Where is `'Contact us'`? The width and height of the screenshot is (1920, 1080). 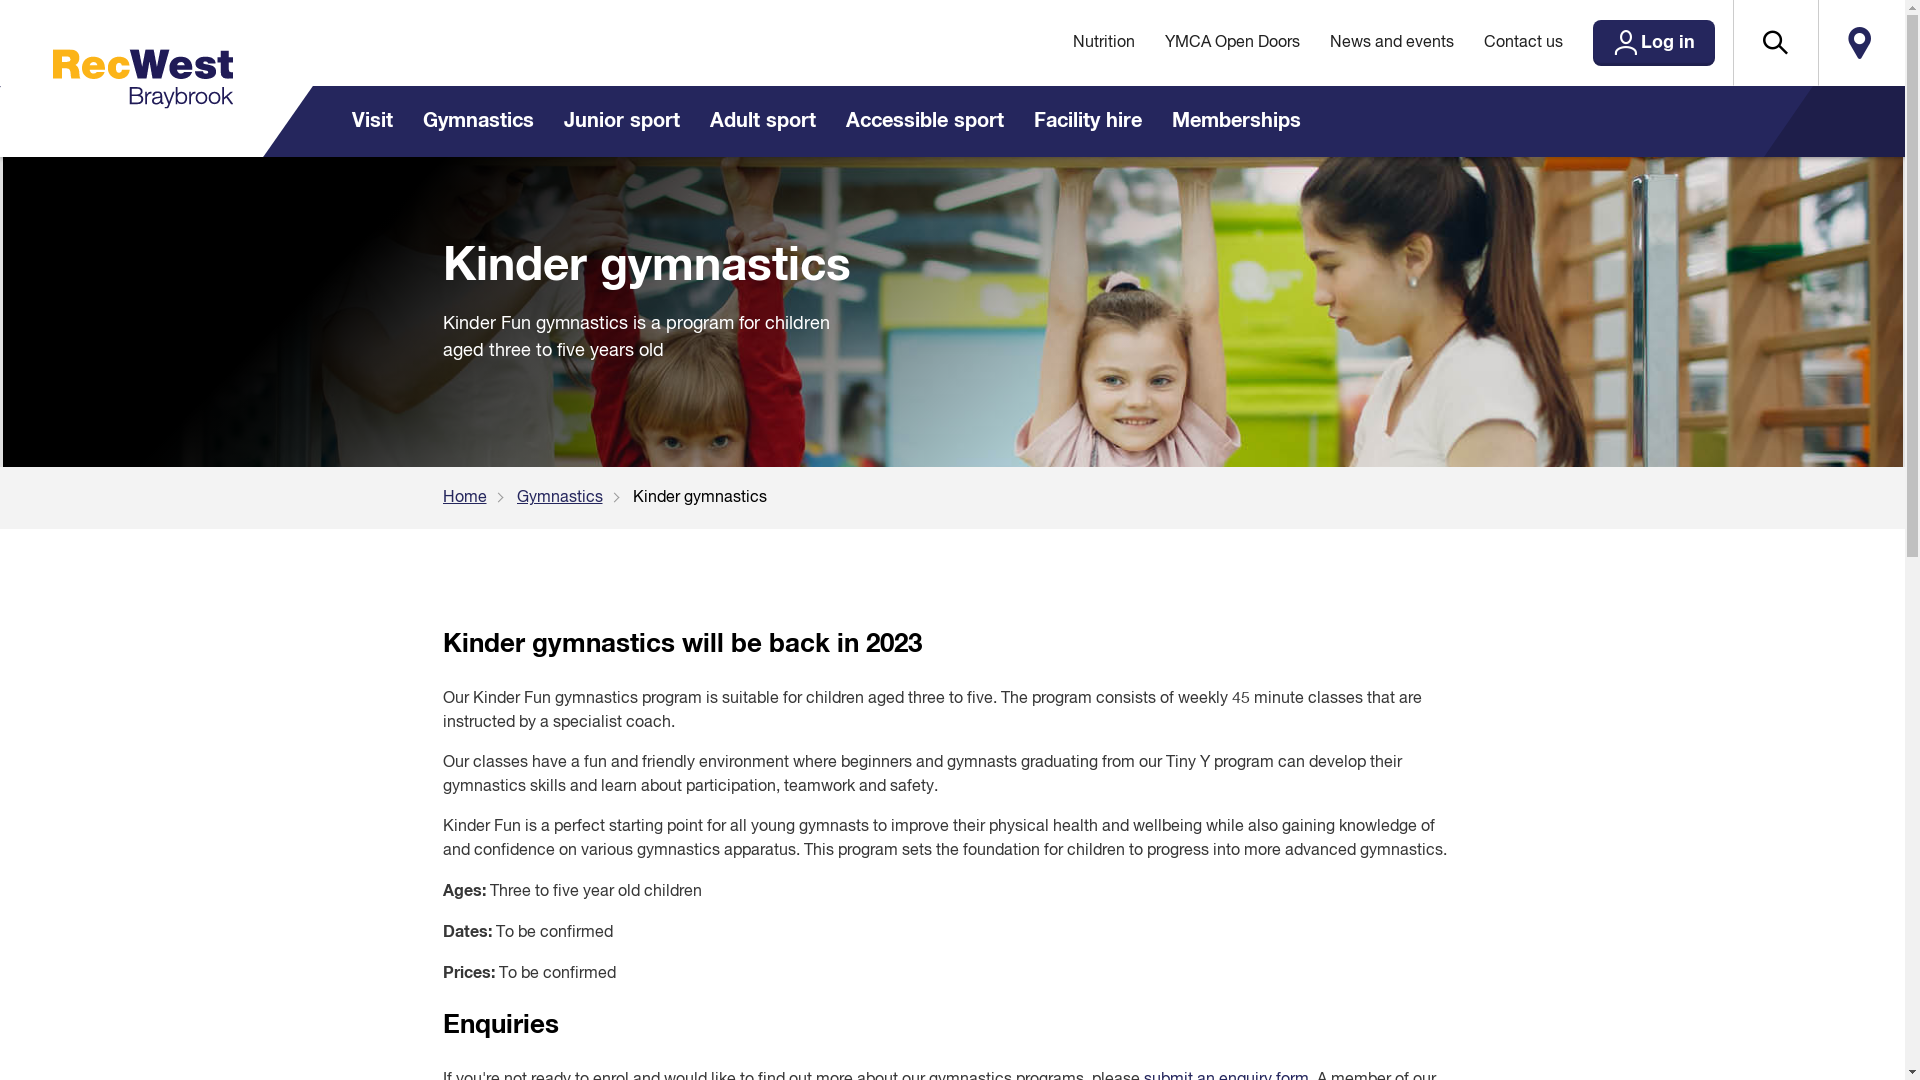
'Contact us' is located at coordinates (1521, 42).